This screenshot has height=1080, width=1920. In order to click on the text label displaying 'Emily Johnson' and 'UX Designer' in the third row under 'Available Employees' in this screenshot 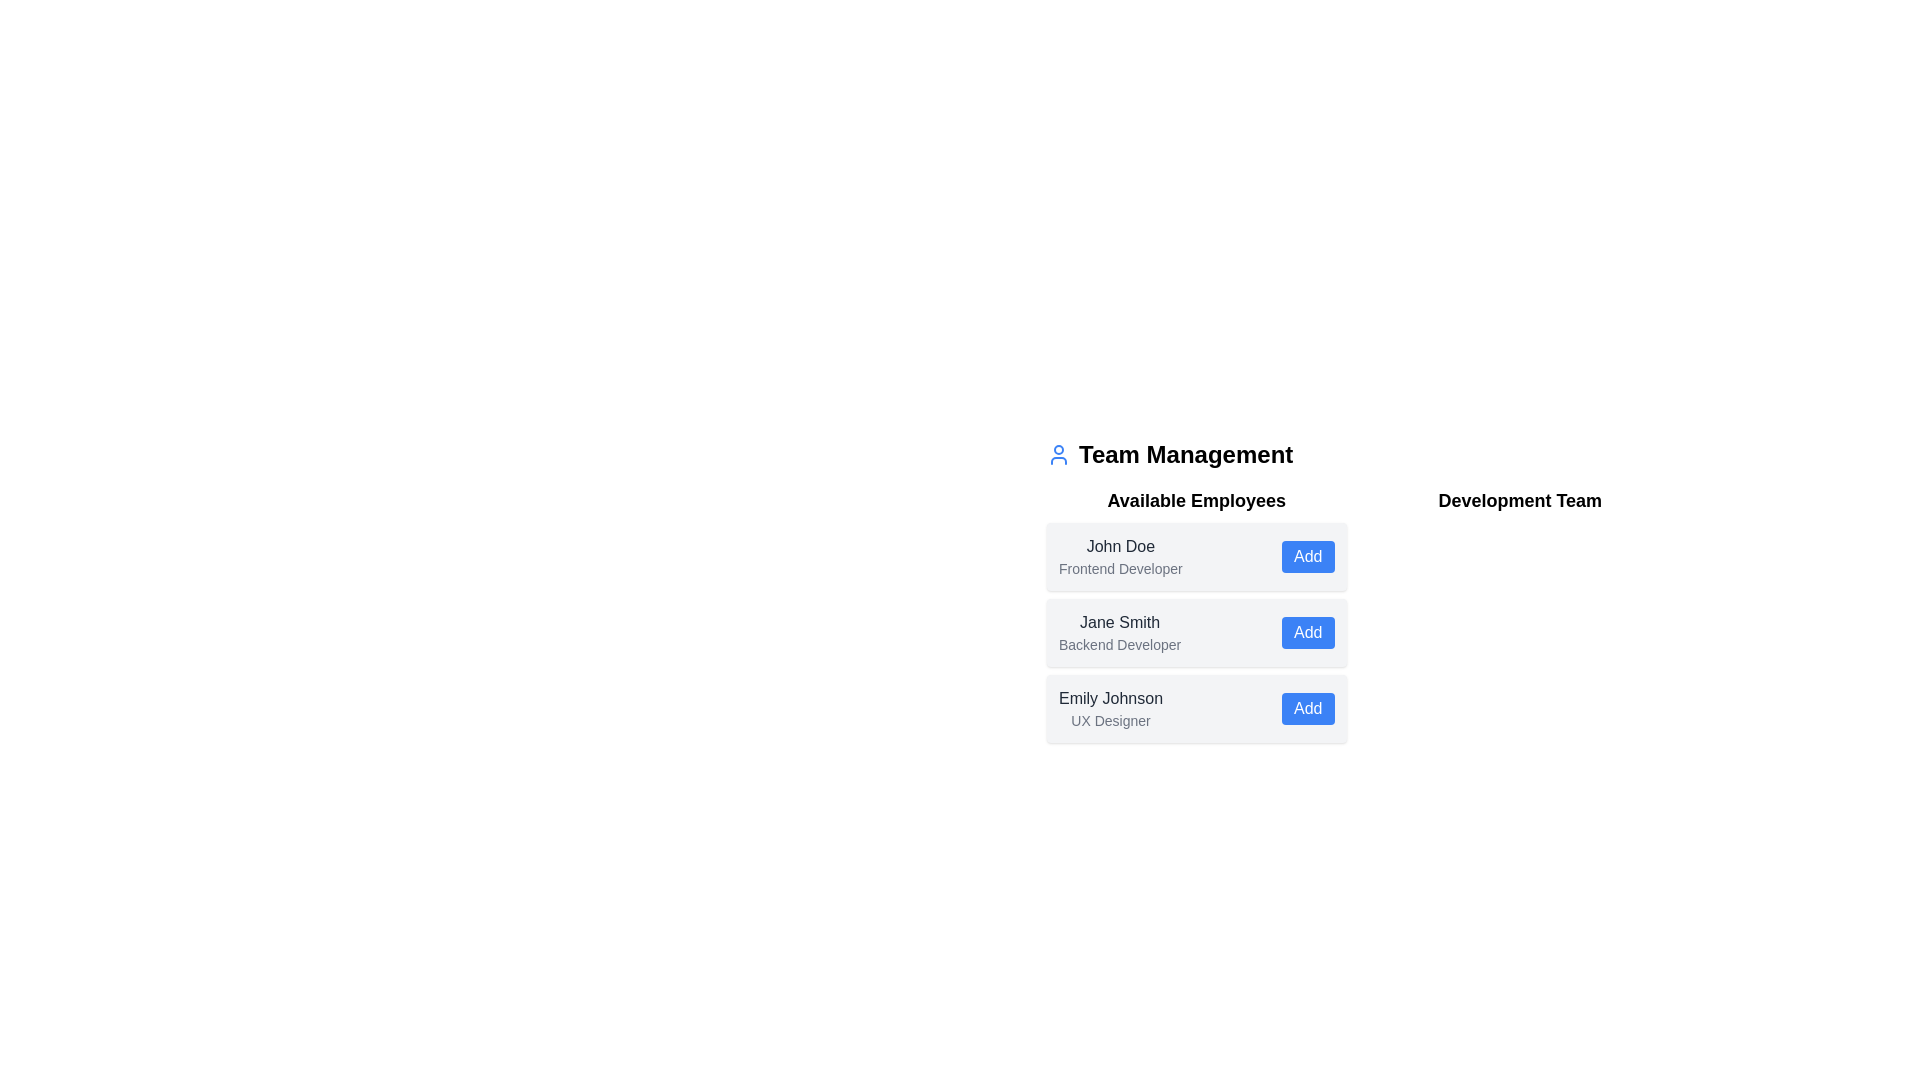, I will do `click(1110, 708)`.